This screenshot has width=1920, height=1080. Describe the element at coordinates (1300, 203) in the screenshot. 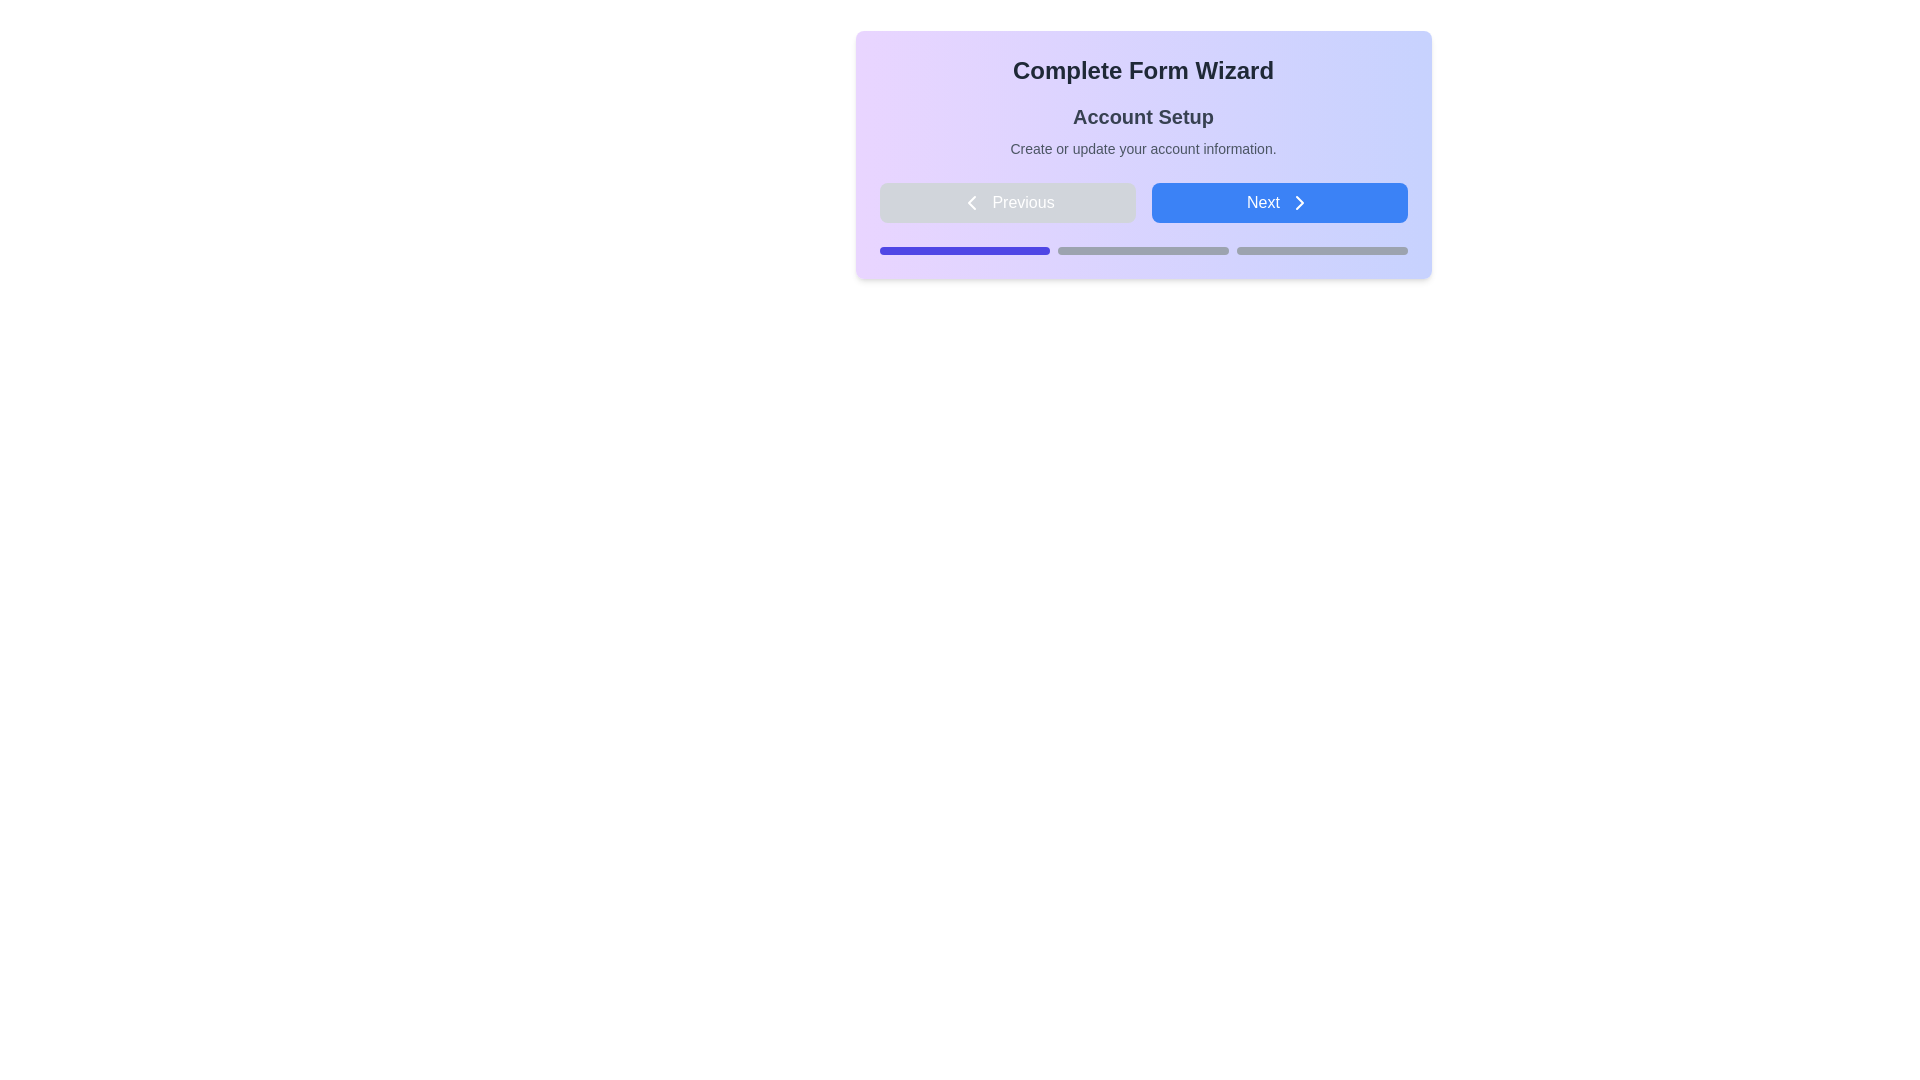

I see `the right-pointing arrow-shaped icon that is part of an SVG graphic` at that location.